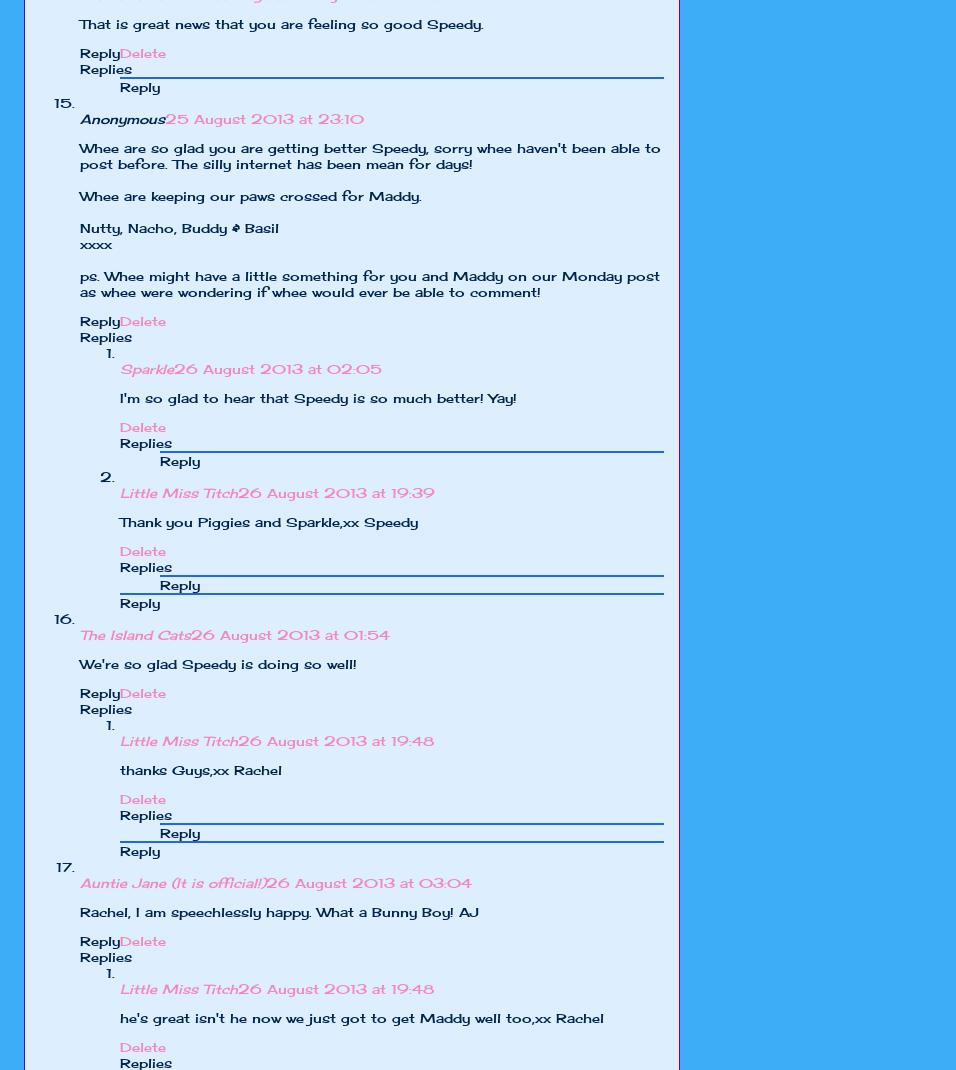 Image resolution: width=956 pixels, height=1070 pixels. Describe the element at coordinates (147, 368) in the screenshot. I see `'Sparkle'` at that location.